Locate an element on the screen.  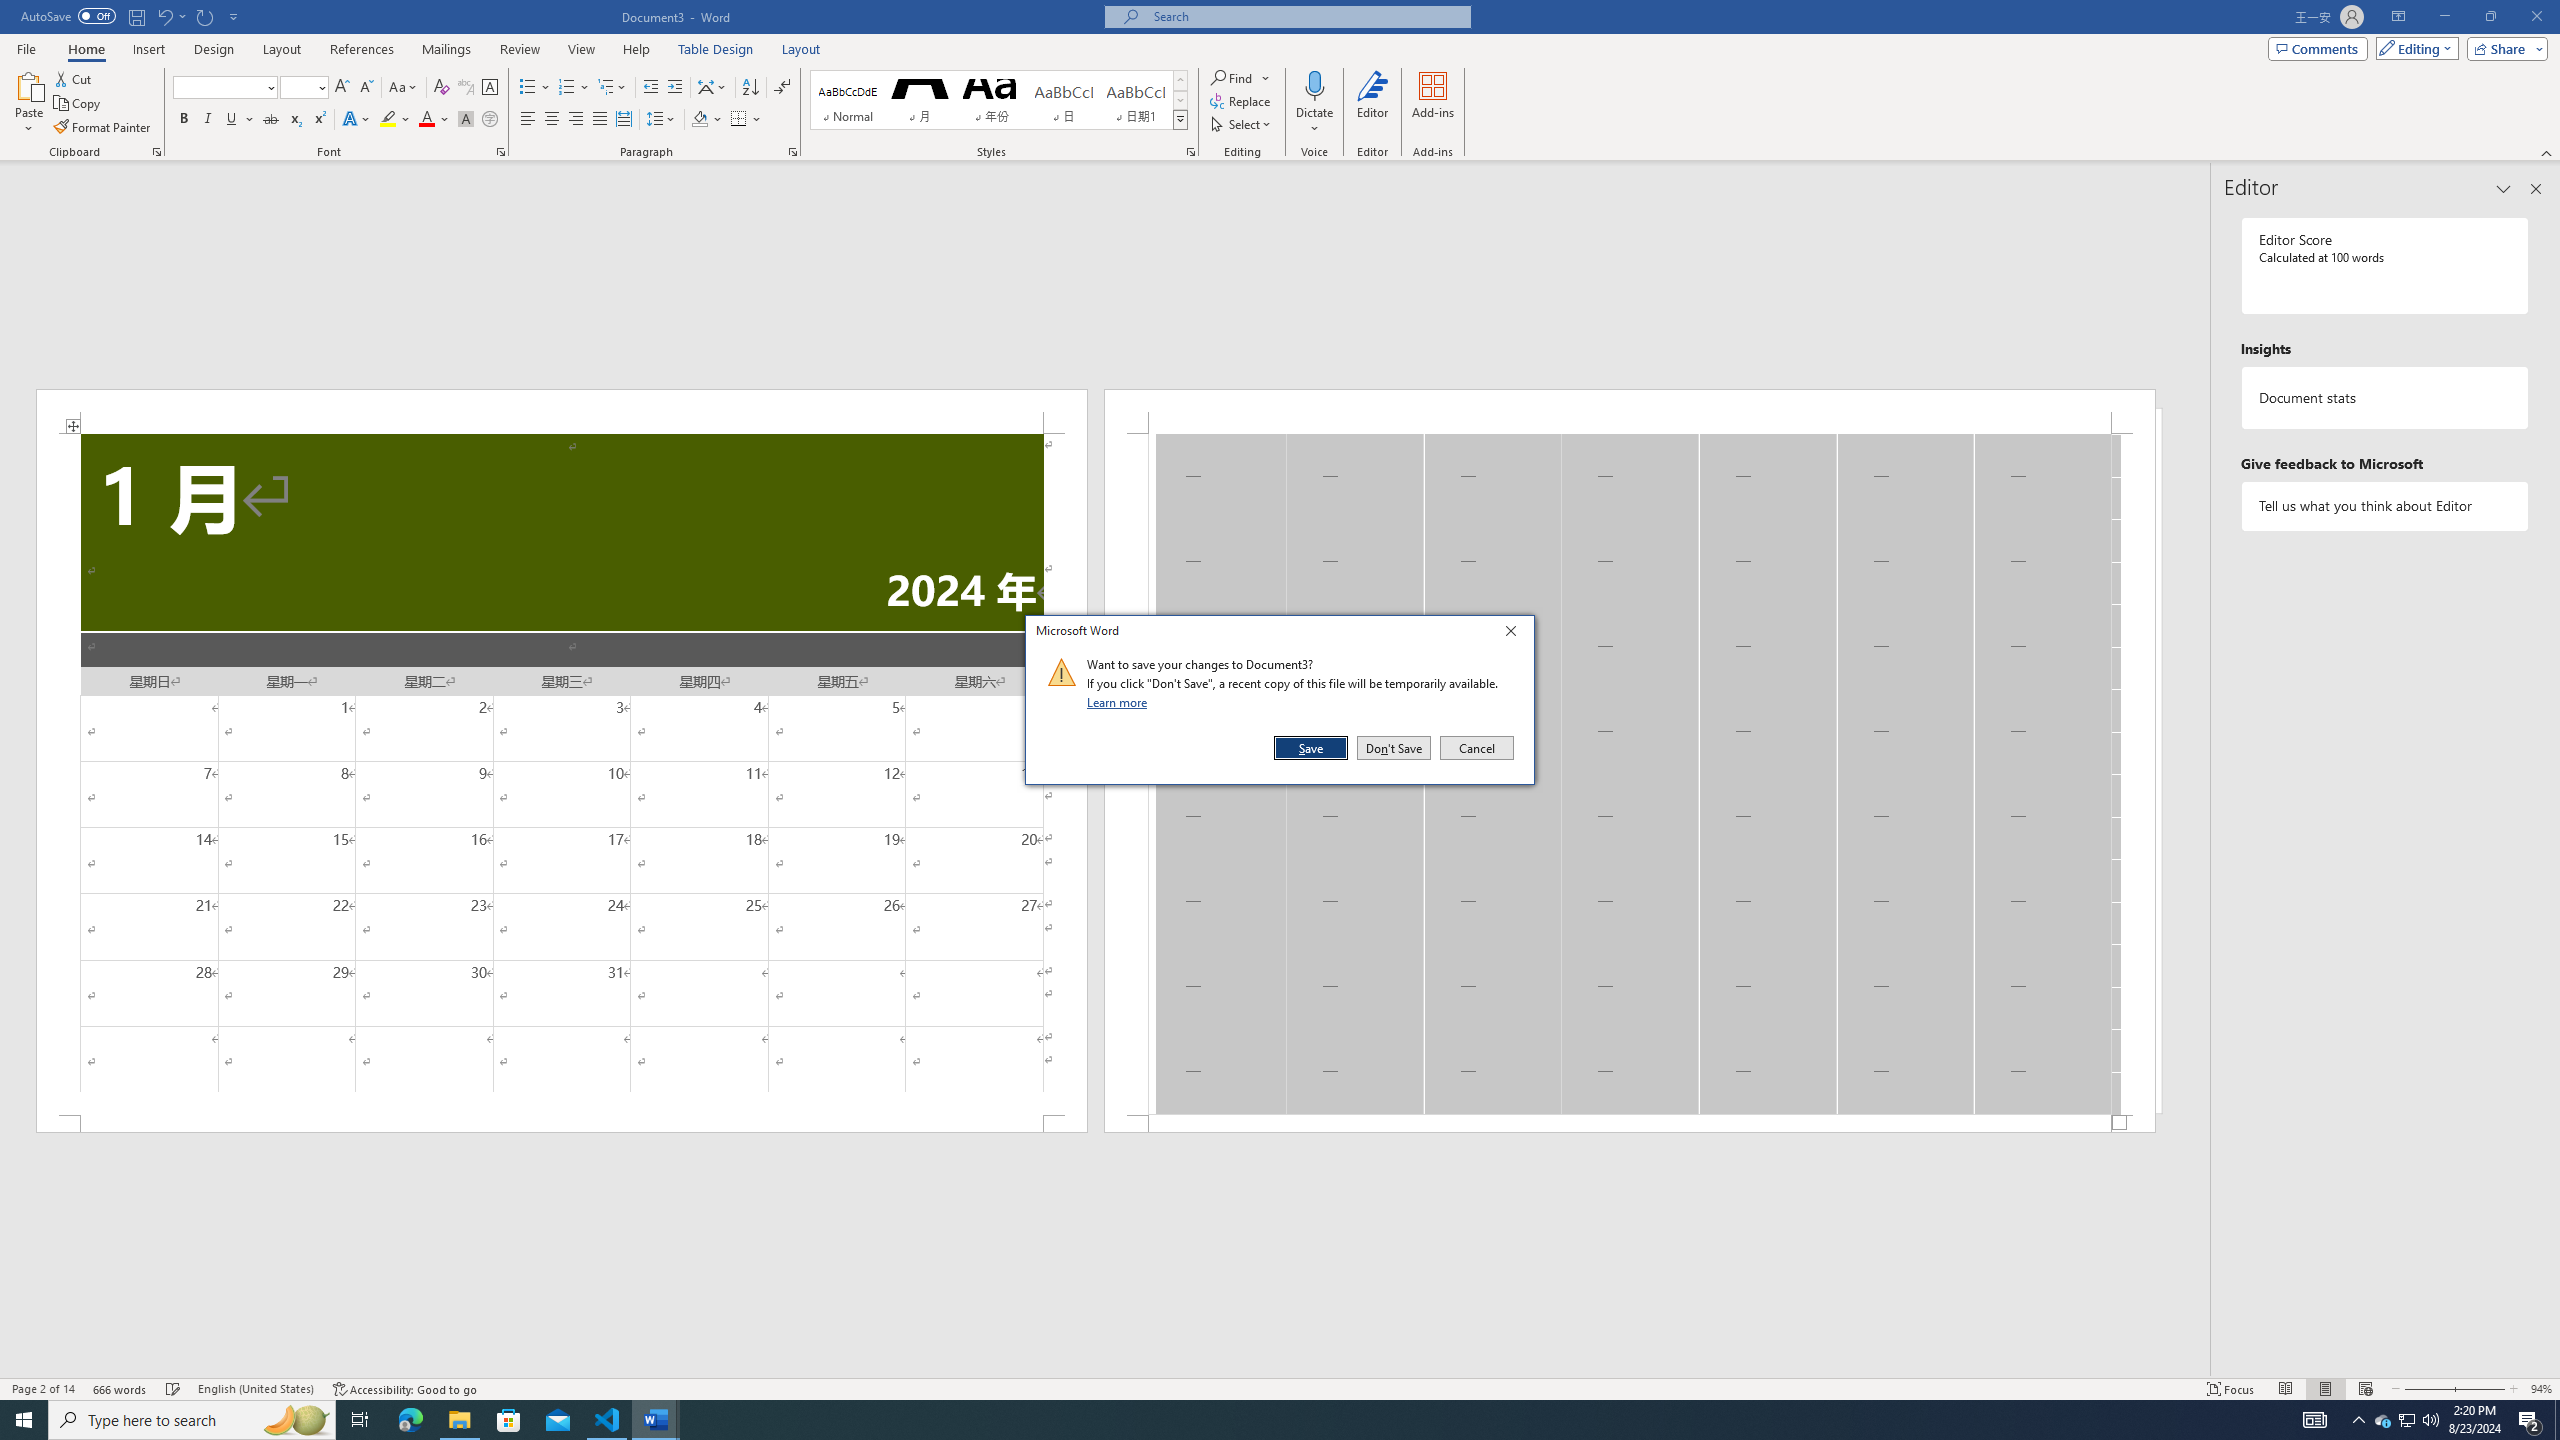
'Phonetic Guide...' is located at coordinates (464, 87).